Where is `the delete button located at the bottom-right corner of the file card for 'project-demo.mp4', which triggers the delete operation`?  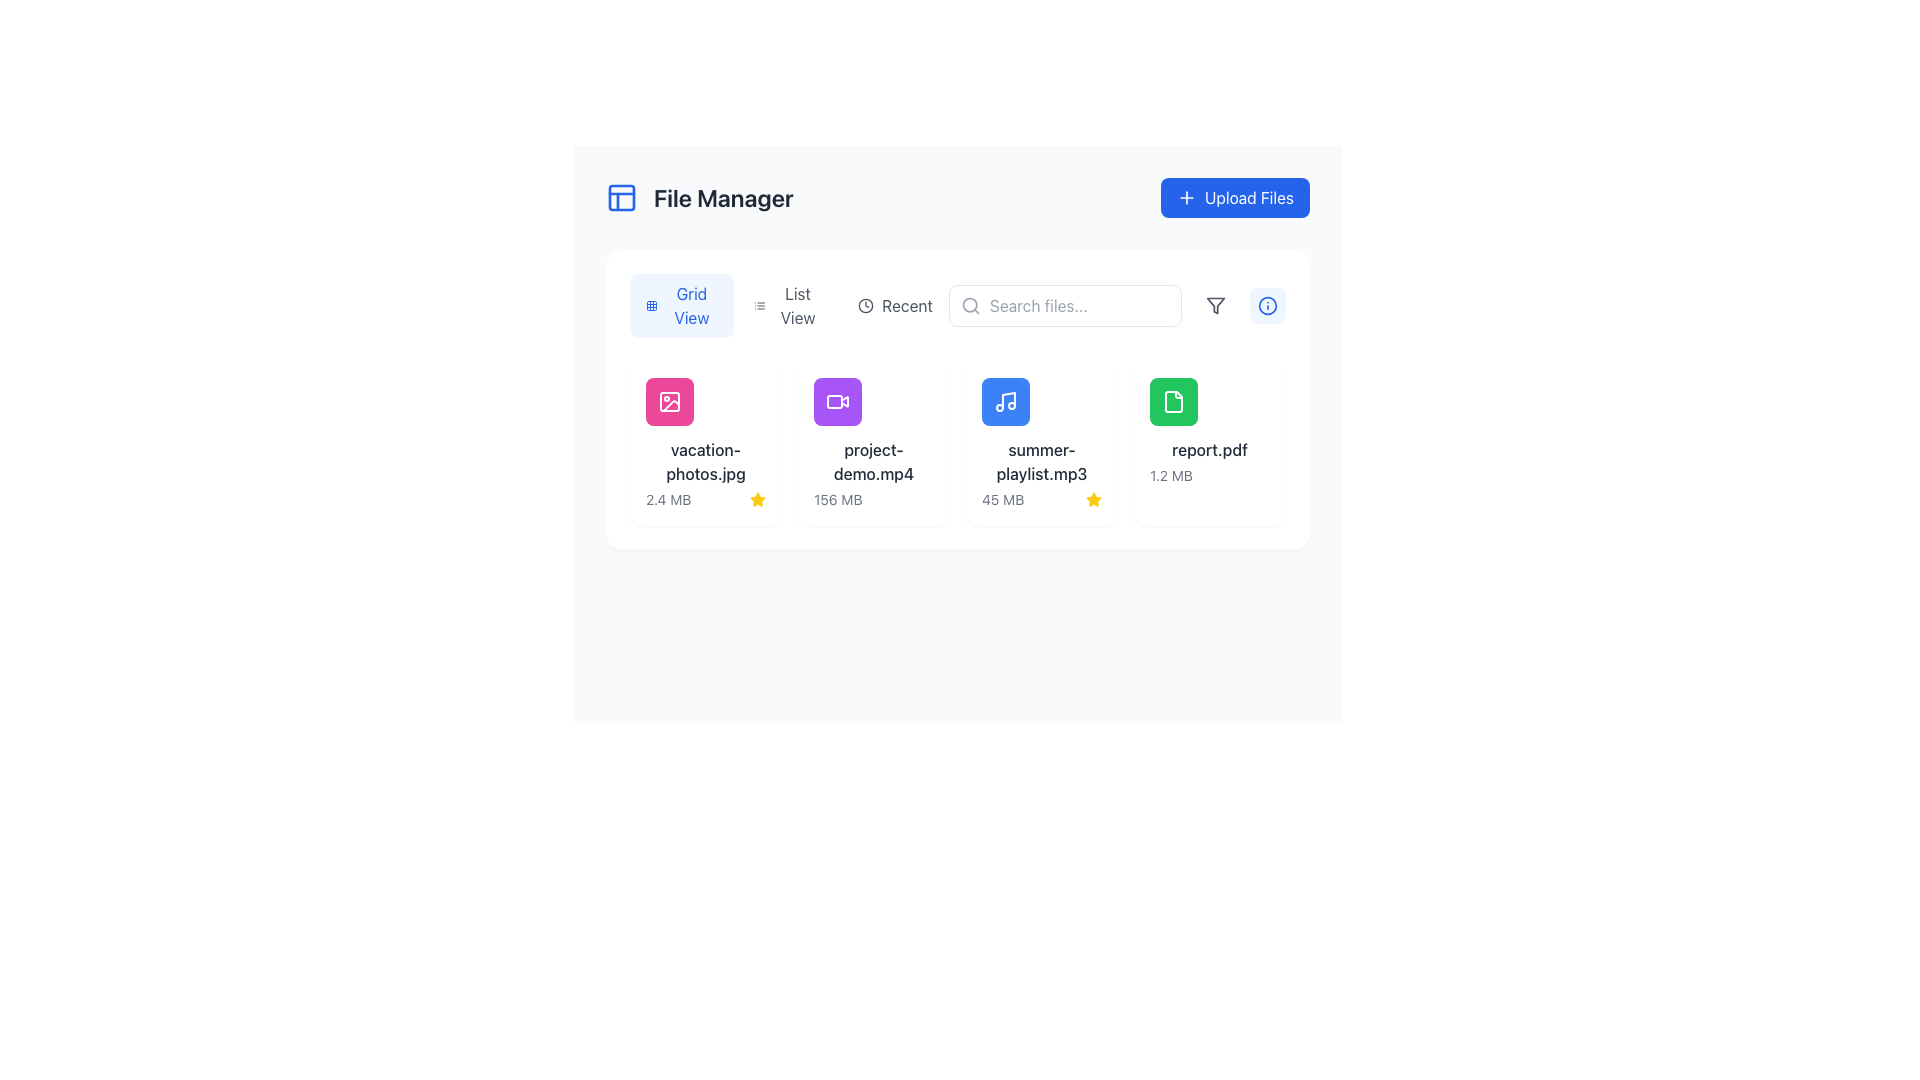 the delete button located at the bottom-right corner of the file card for 'project-demo.mp4', which triggers the delete operation is located at coordinates (915, 496).